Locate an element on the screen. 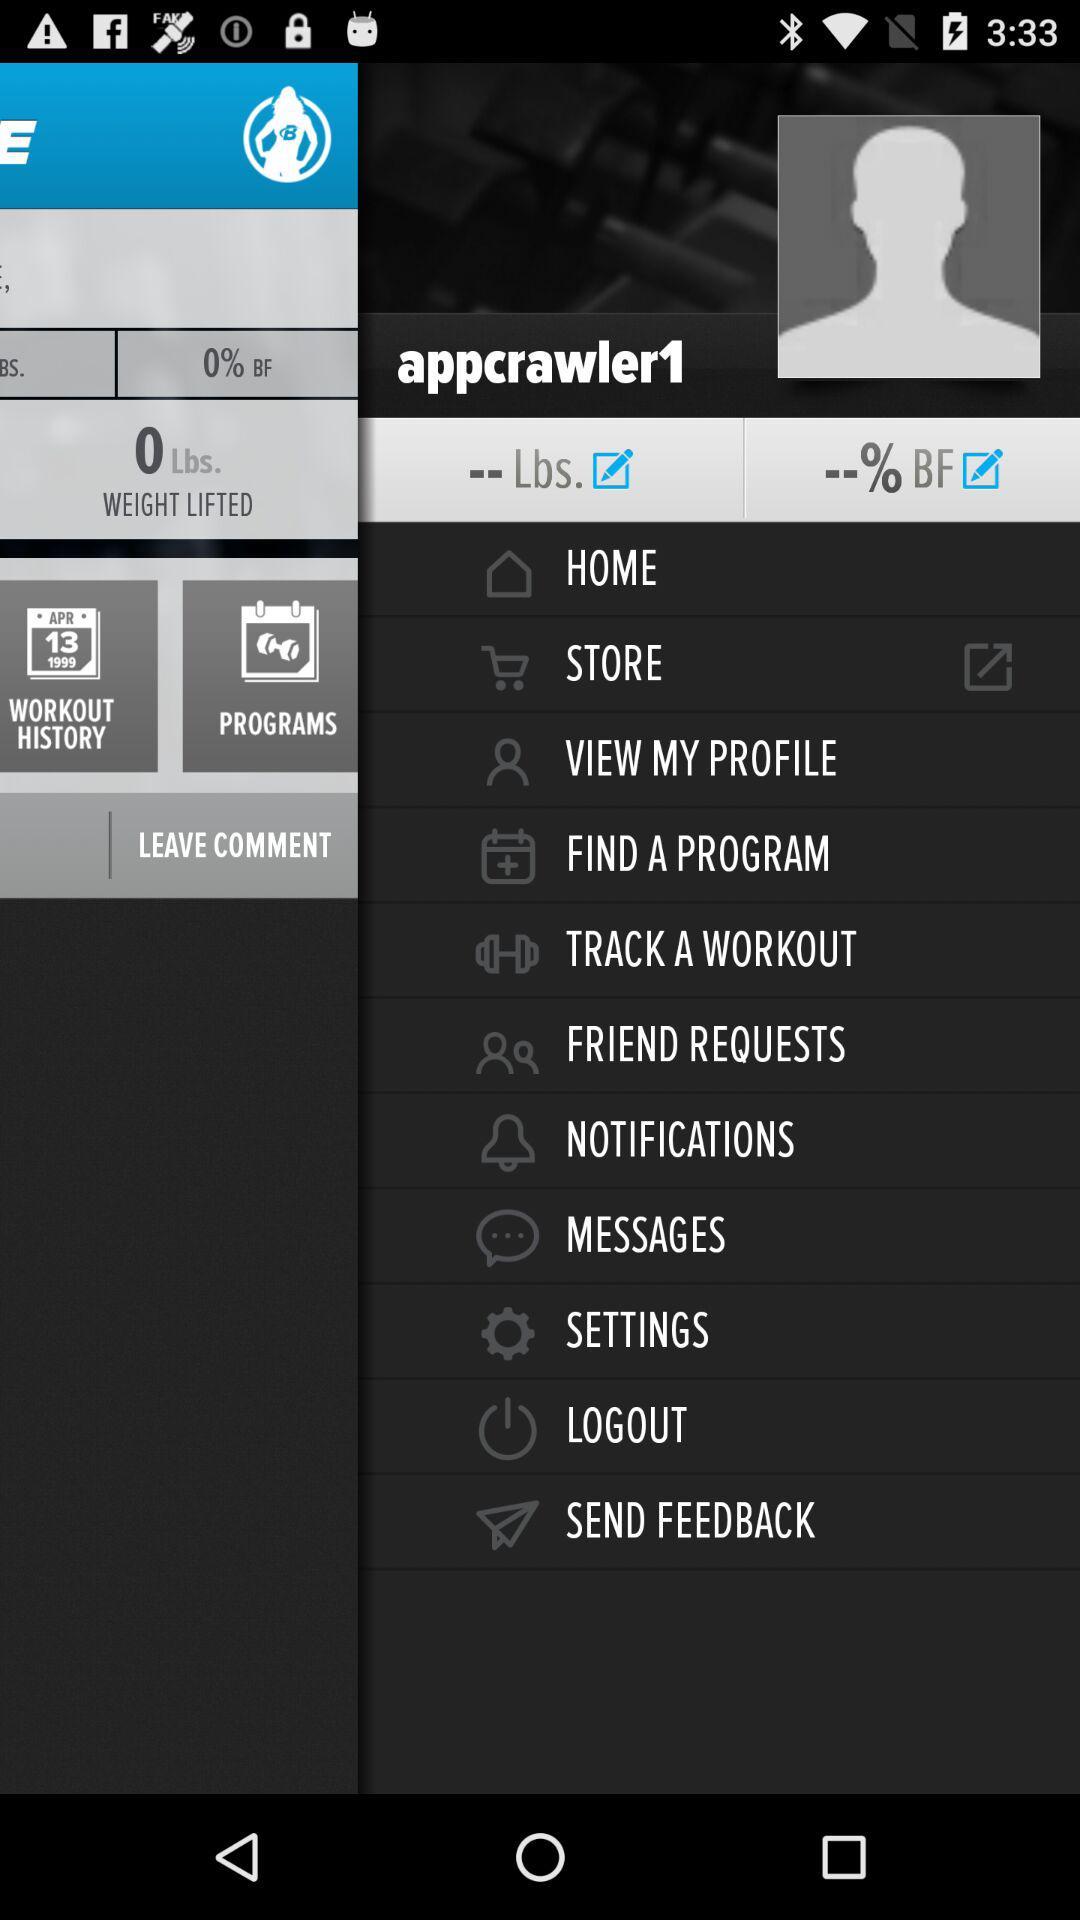 The image size is (1080, 1920). the edit icon is located at coordinates (612, 502).